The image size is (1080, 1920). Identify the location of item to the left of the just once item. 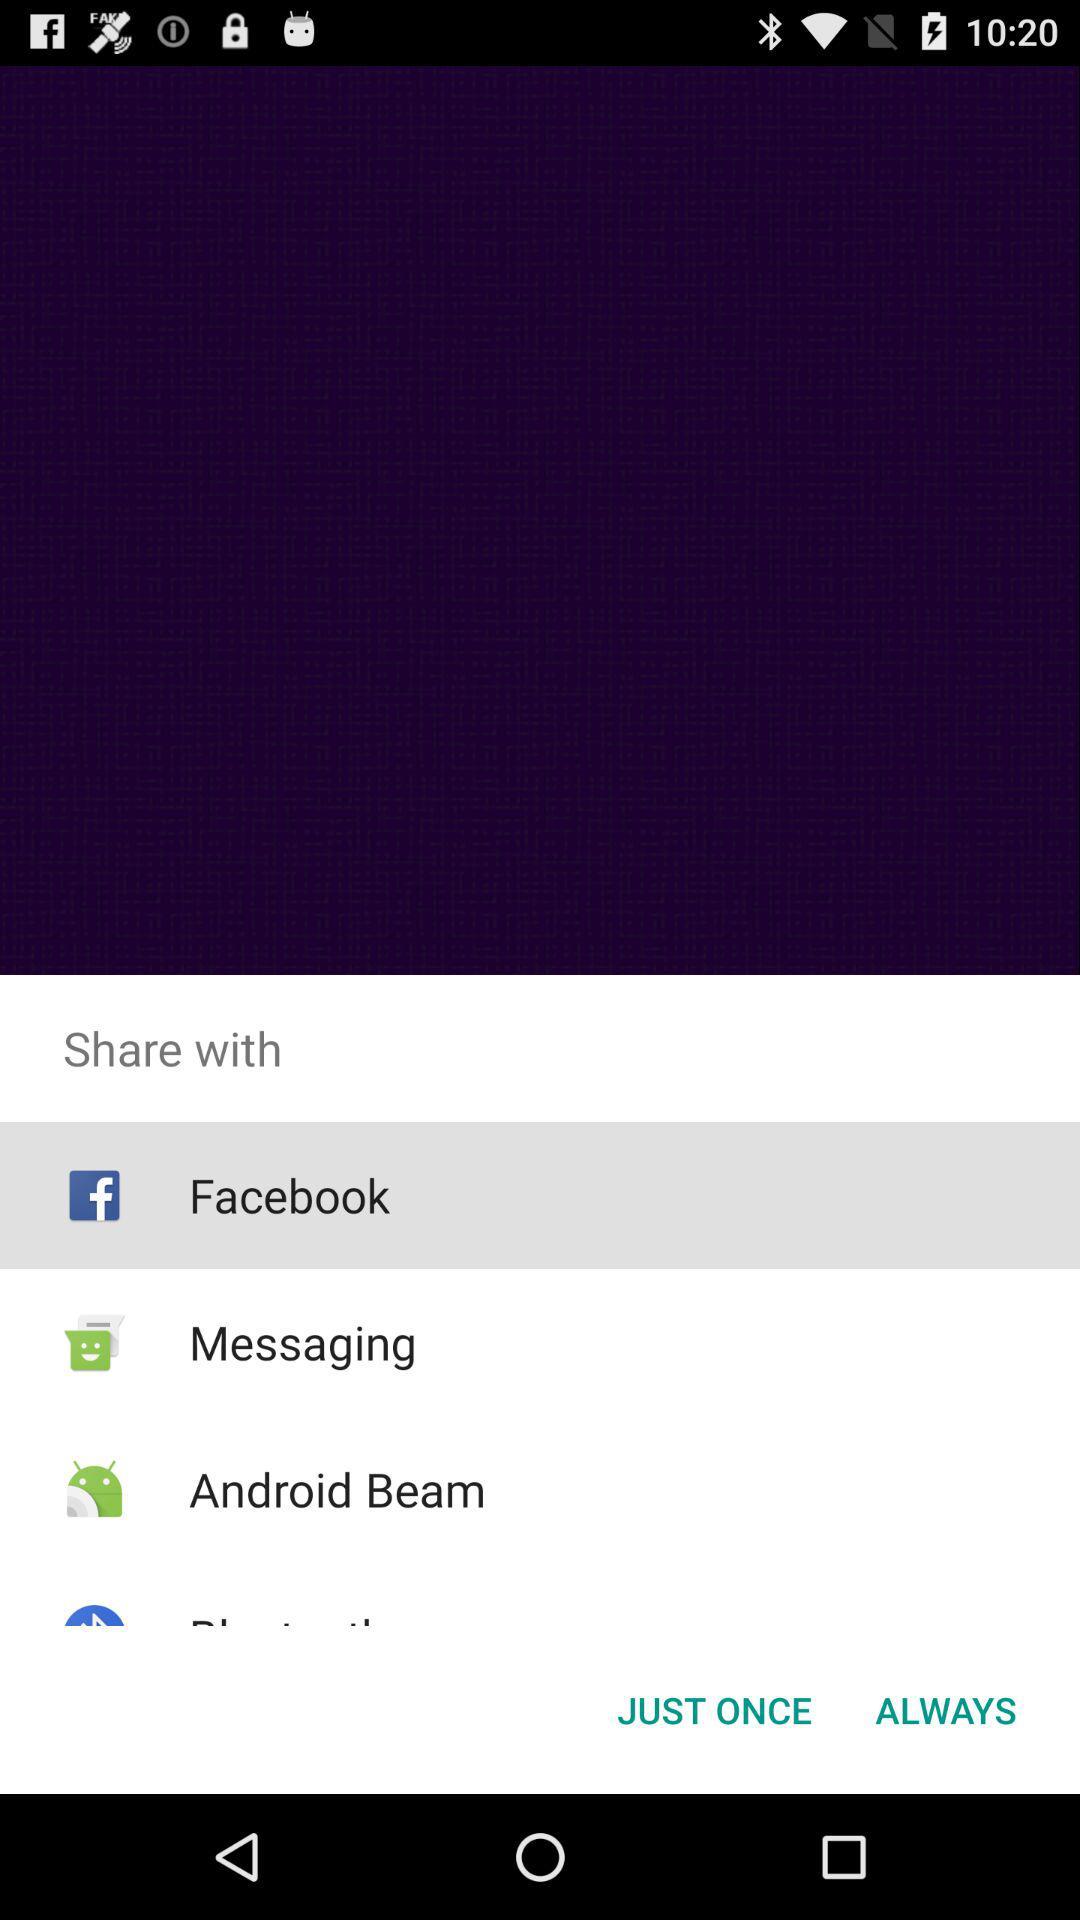
(288, 1636).